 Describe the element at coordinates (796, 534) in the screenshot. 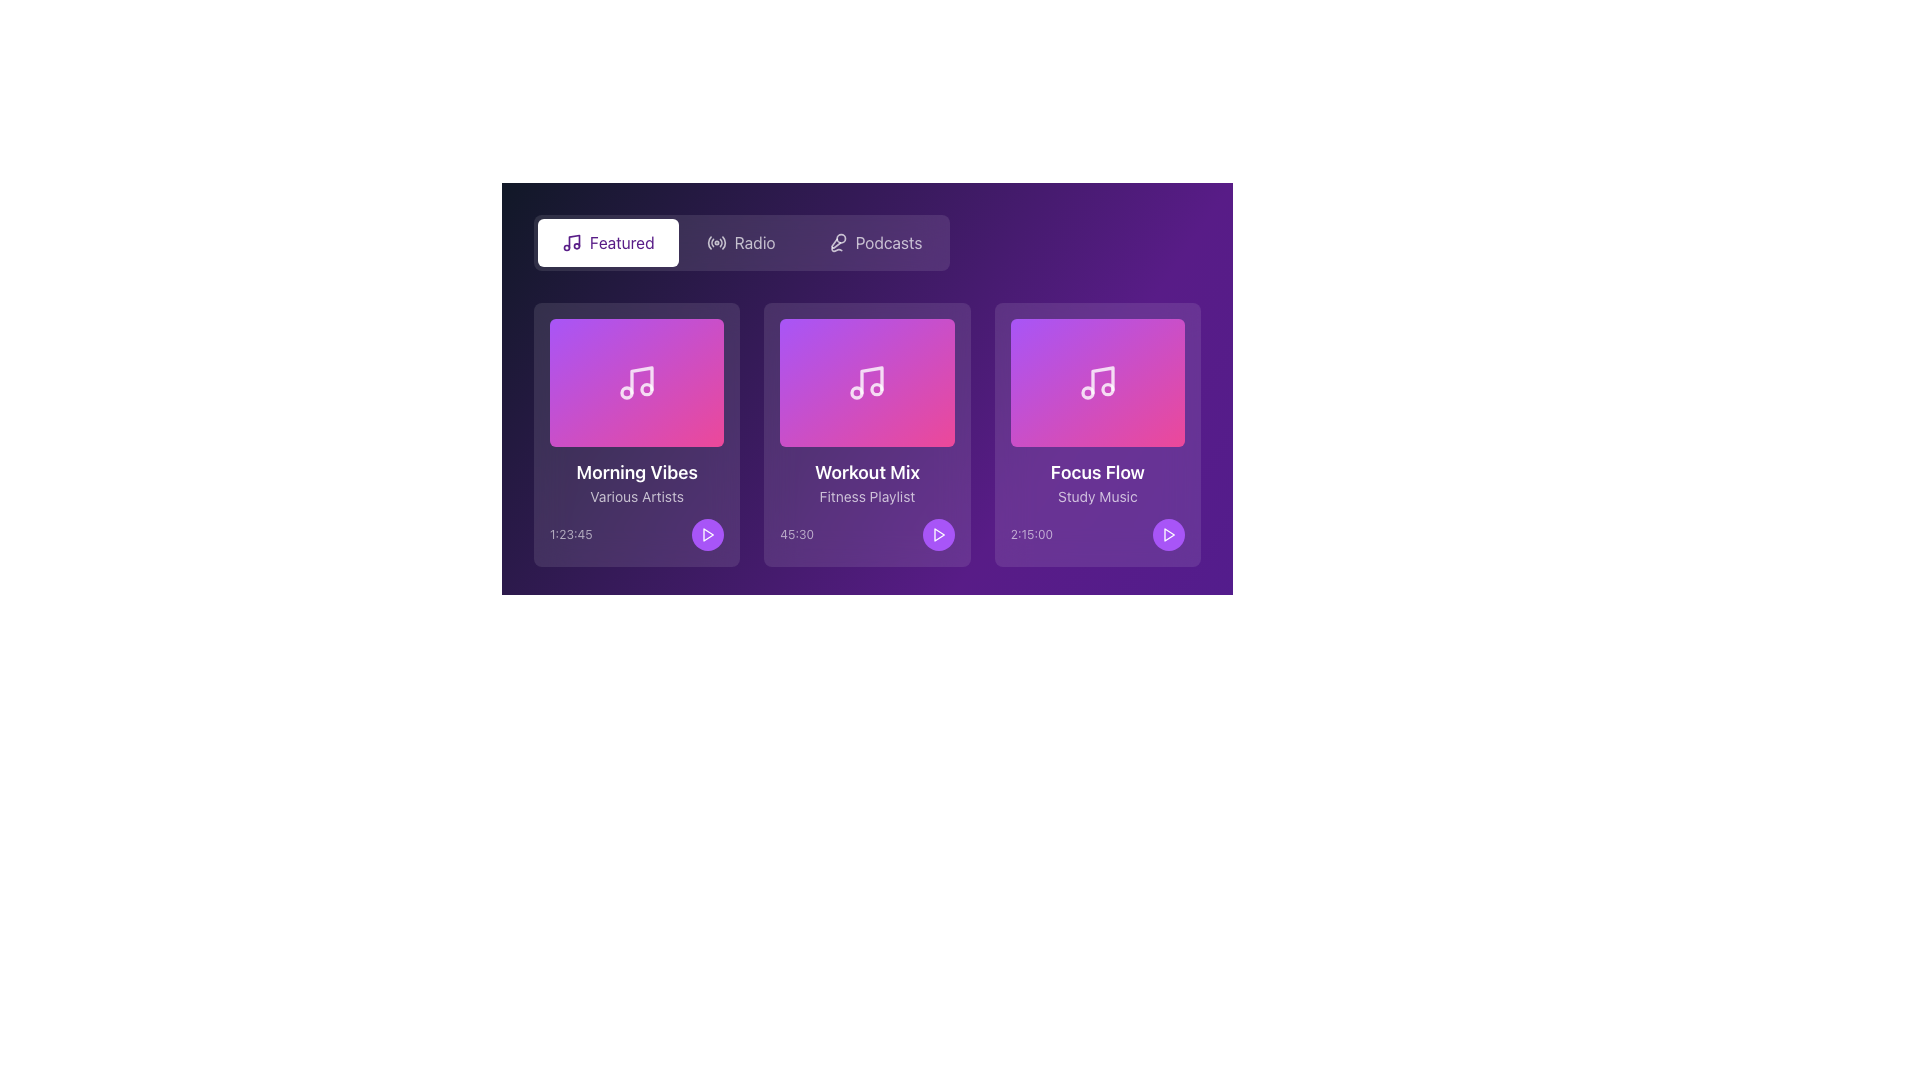

I see `the Text Label displaying the duration '45:30' located in the lower-left corner of the second card, positioned above the play icon button` at that location.